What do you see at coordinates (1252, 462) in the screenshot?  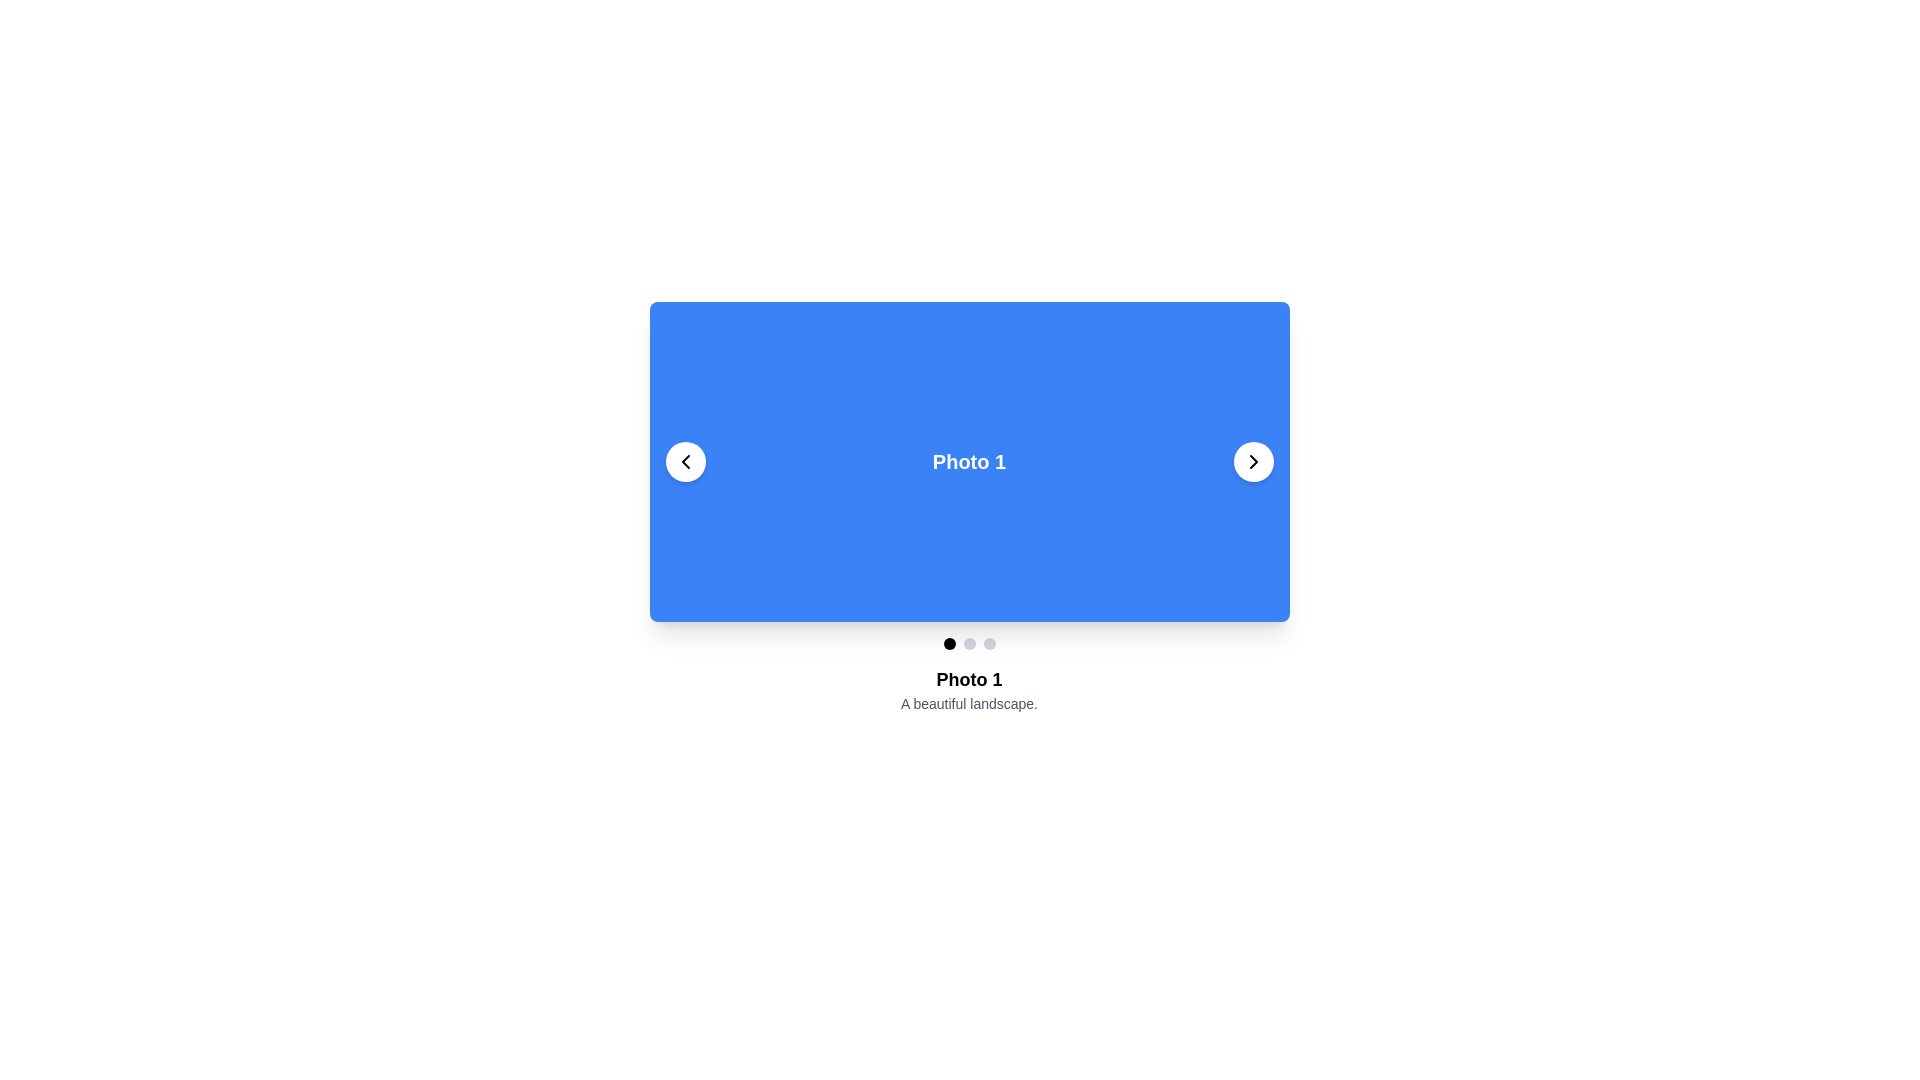 I see `the rounded circular button with a white background and a black arrow pointing to the right for keyboard navigation` at bounding box center [1252, 462].